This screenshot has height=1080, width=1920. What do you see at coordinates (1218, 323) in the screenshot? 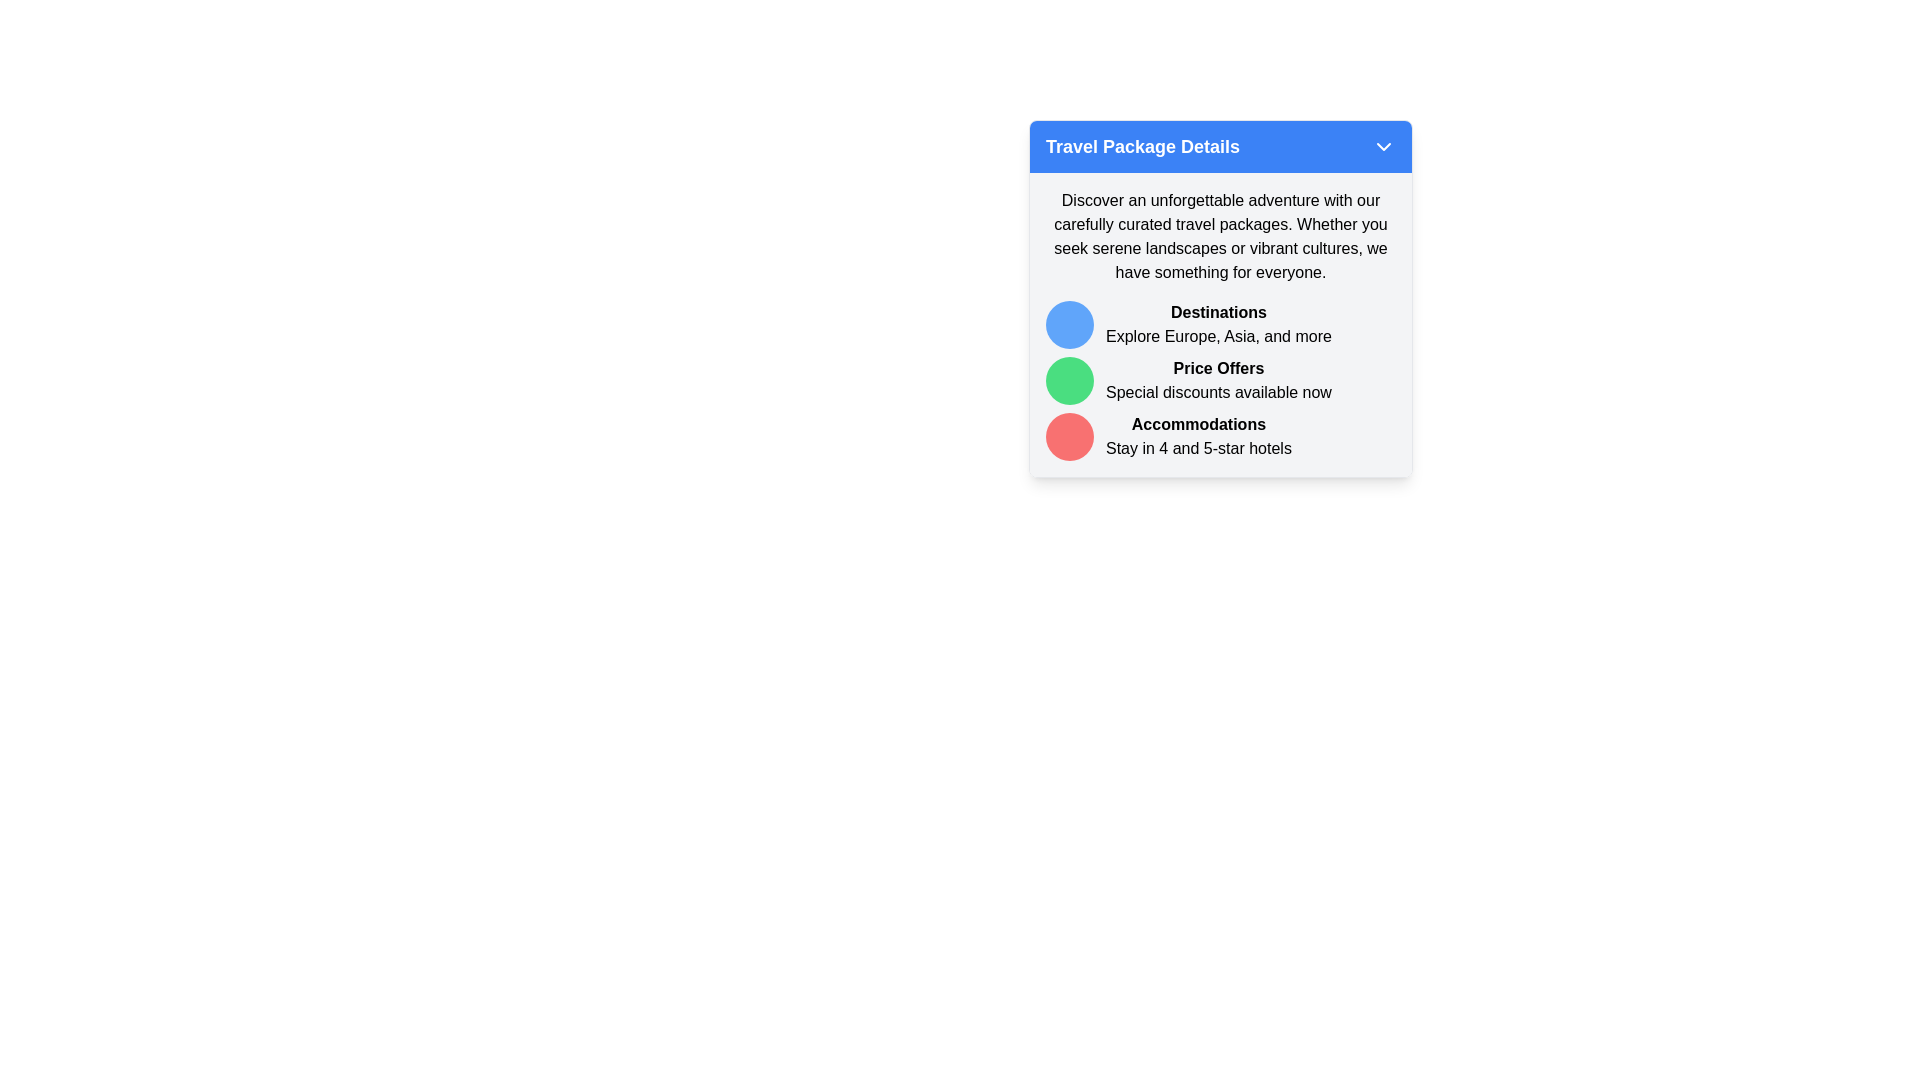
I see `the Text block that contains the title 'Destinations' and the subtitle 'Explore Europe, Asia, and more'` at bounding box center [1218, 323].